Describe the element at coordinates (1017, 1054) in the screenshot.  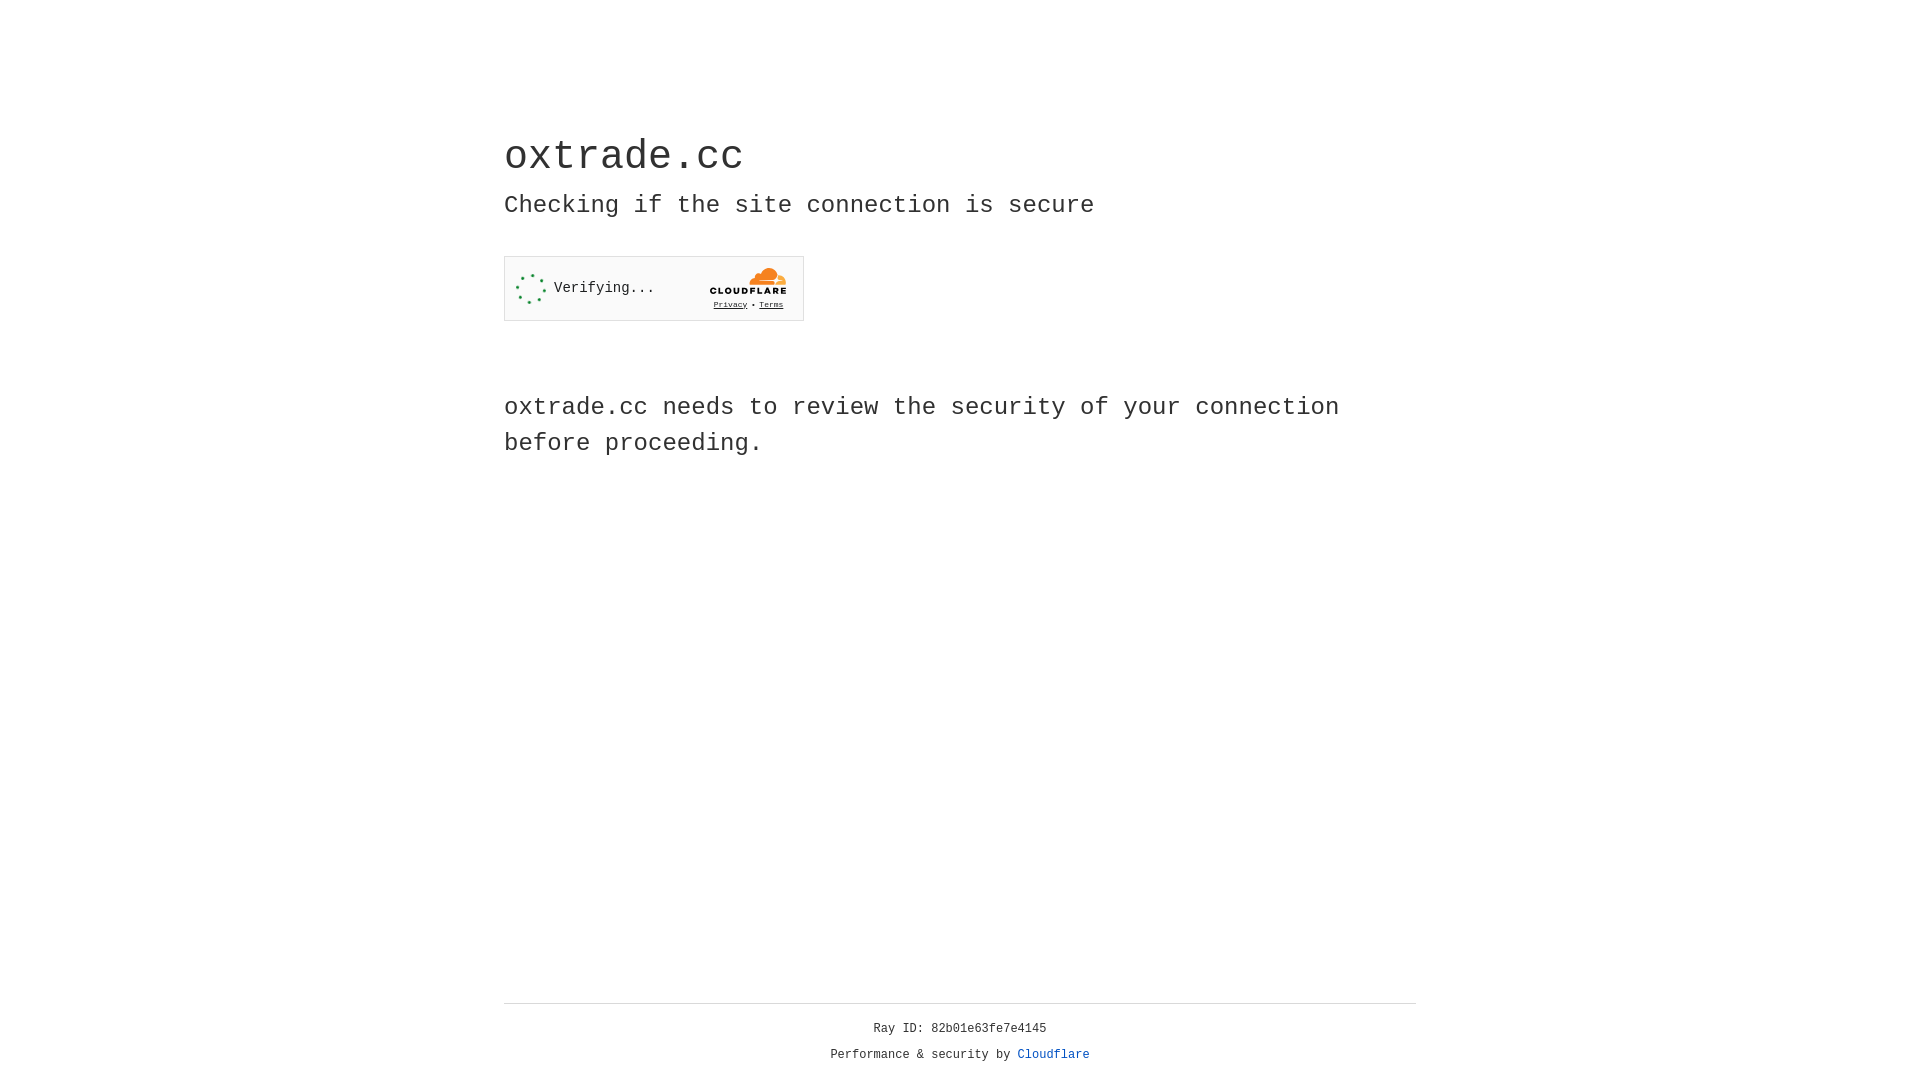
I see `'Cloudflare'` at that location.